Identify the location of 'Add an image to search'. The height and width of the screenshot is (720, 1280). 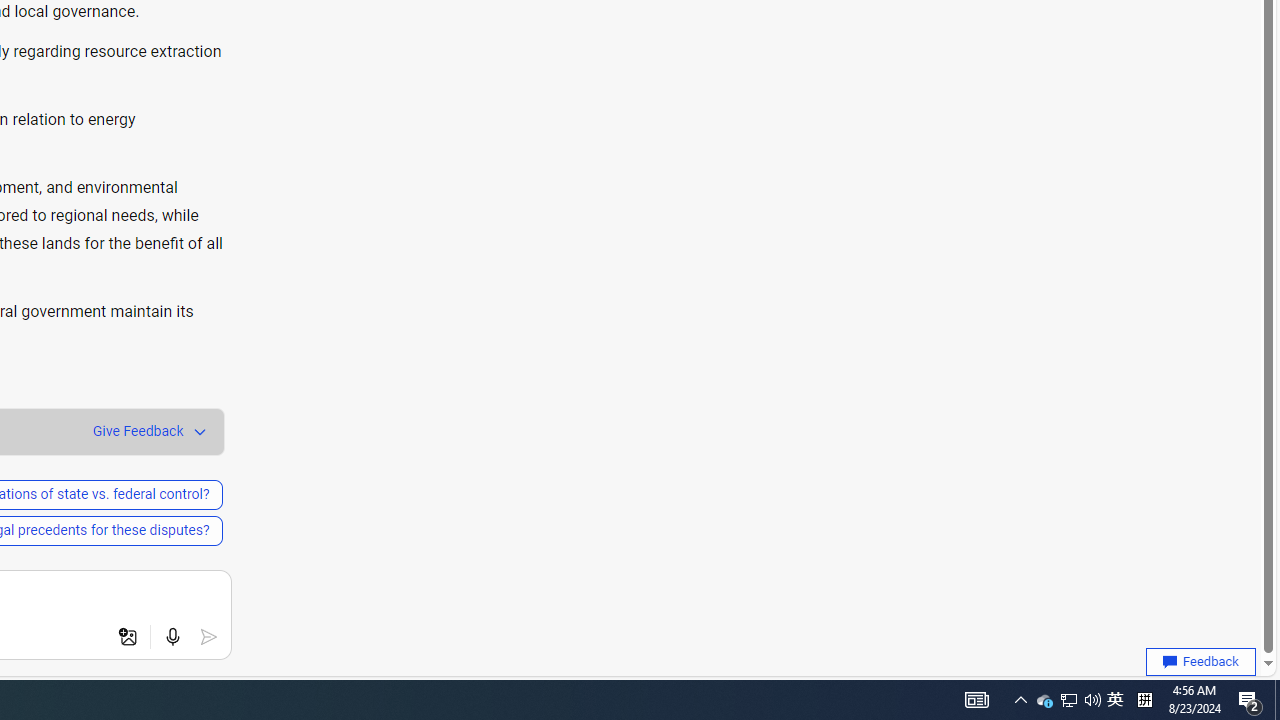
(127, 637).